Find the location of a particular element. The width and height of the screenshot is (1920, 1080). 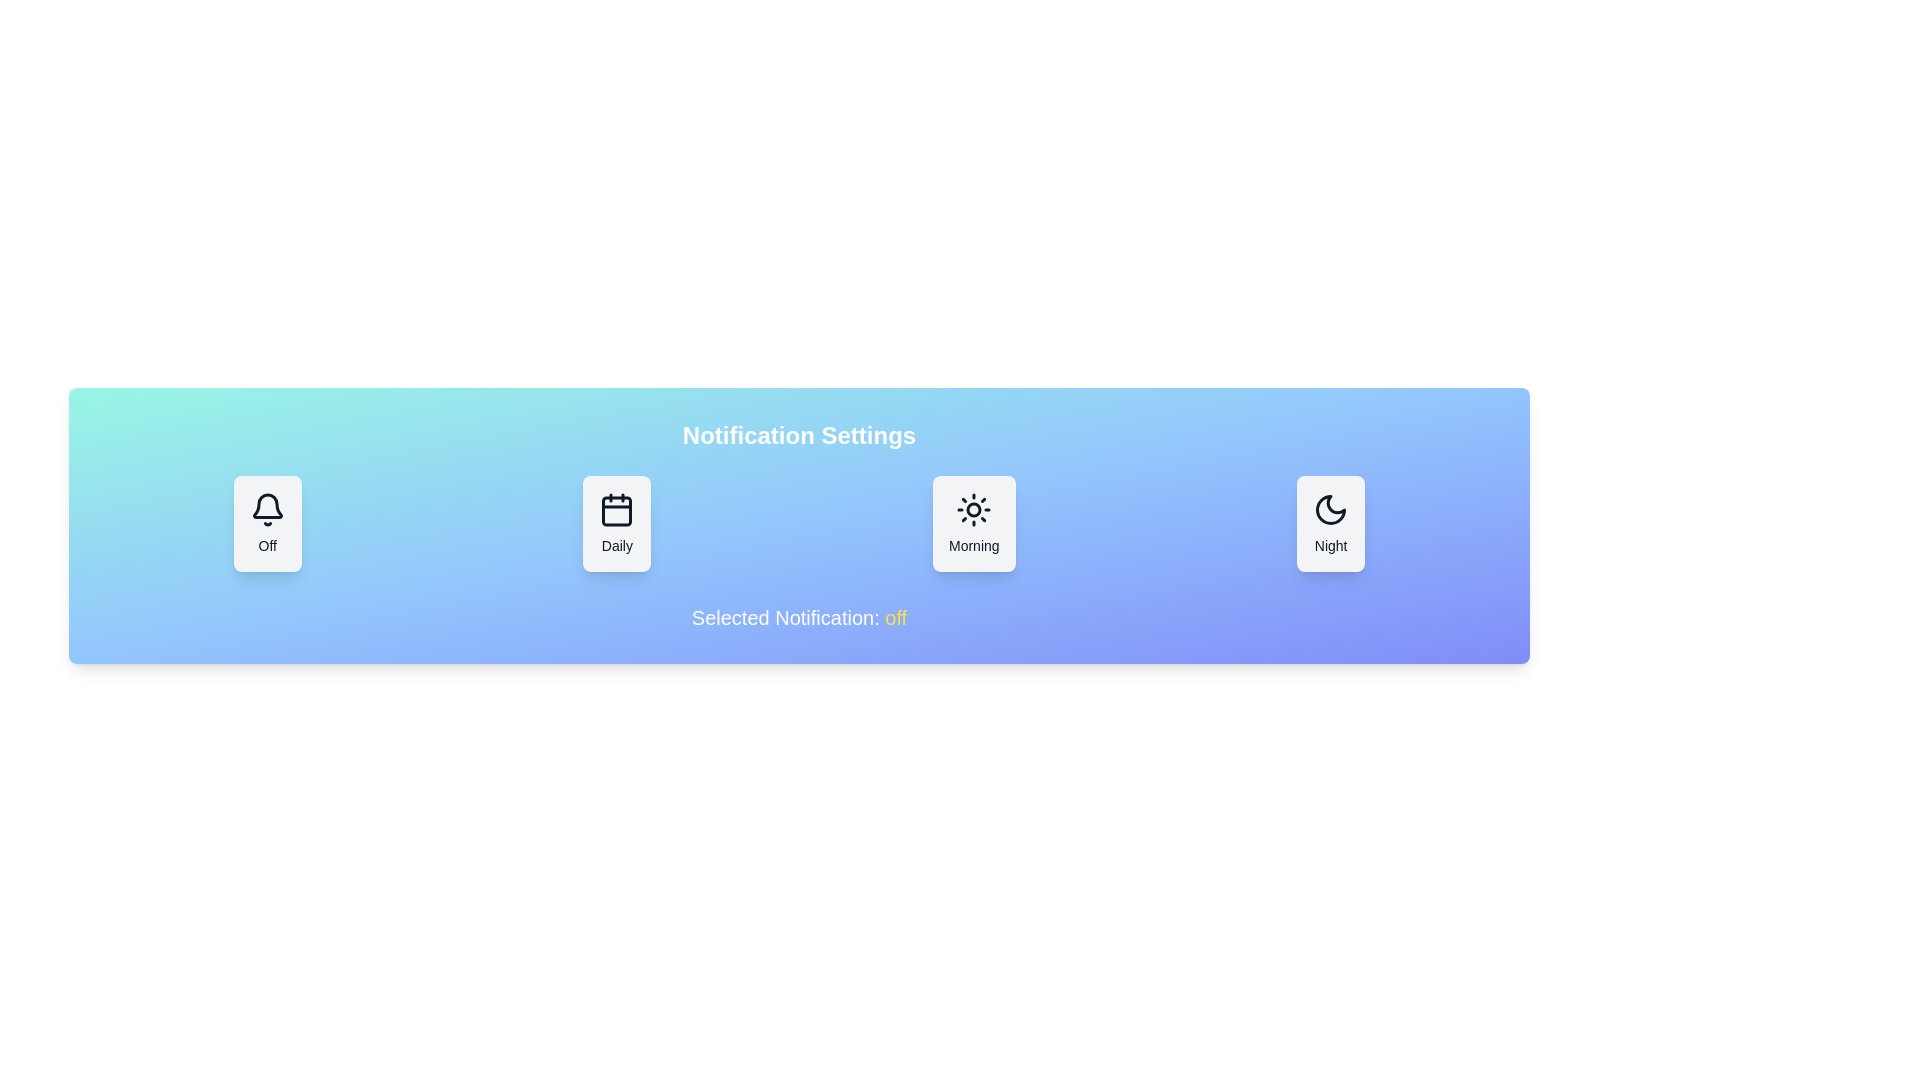

the notification setting to Off is located at coordinates (266, 523).